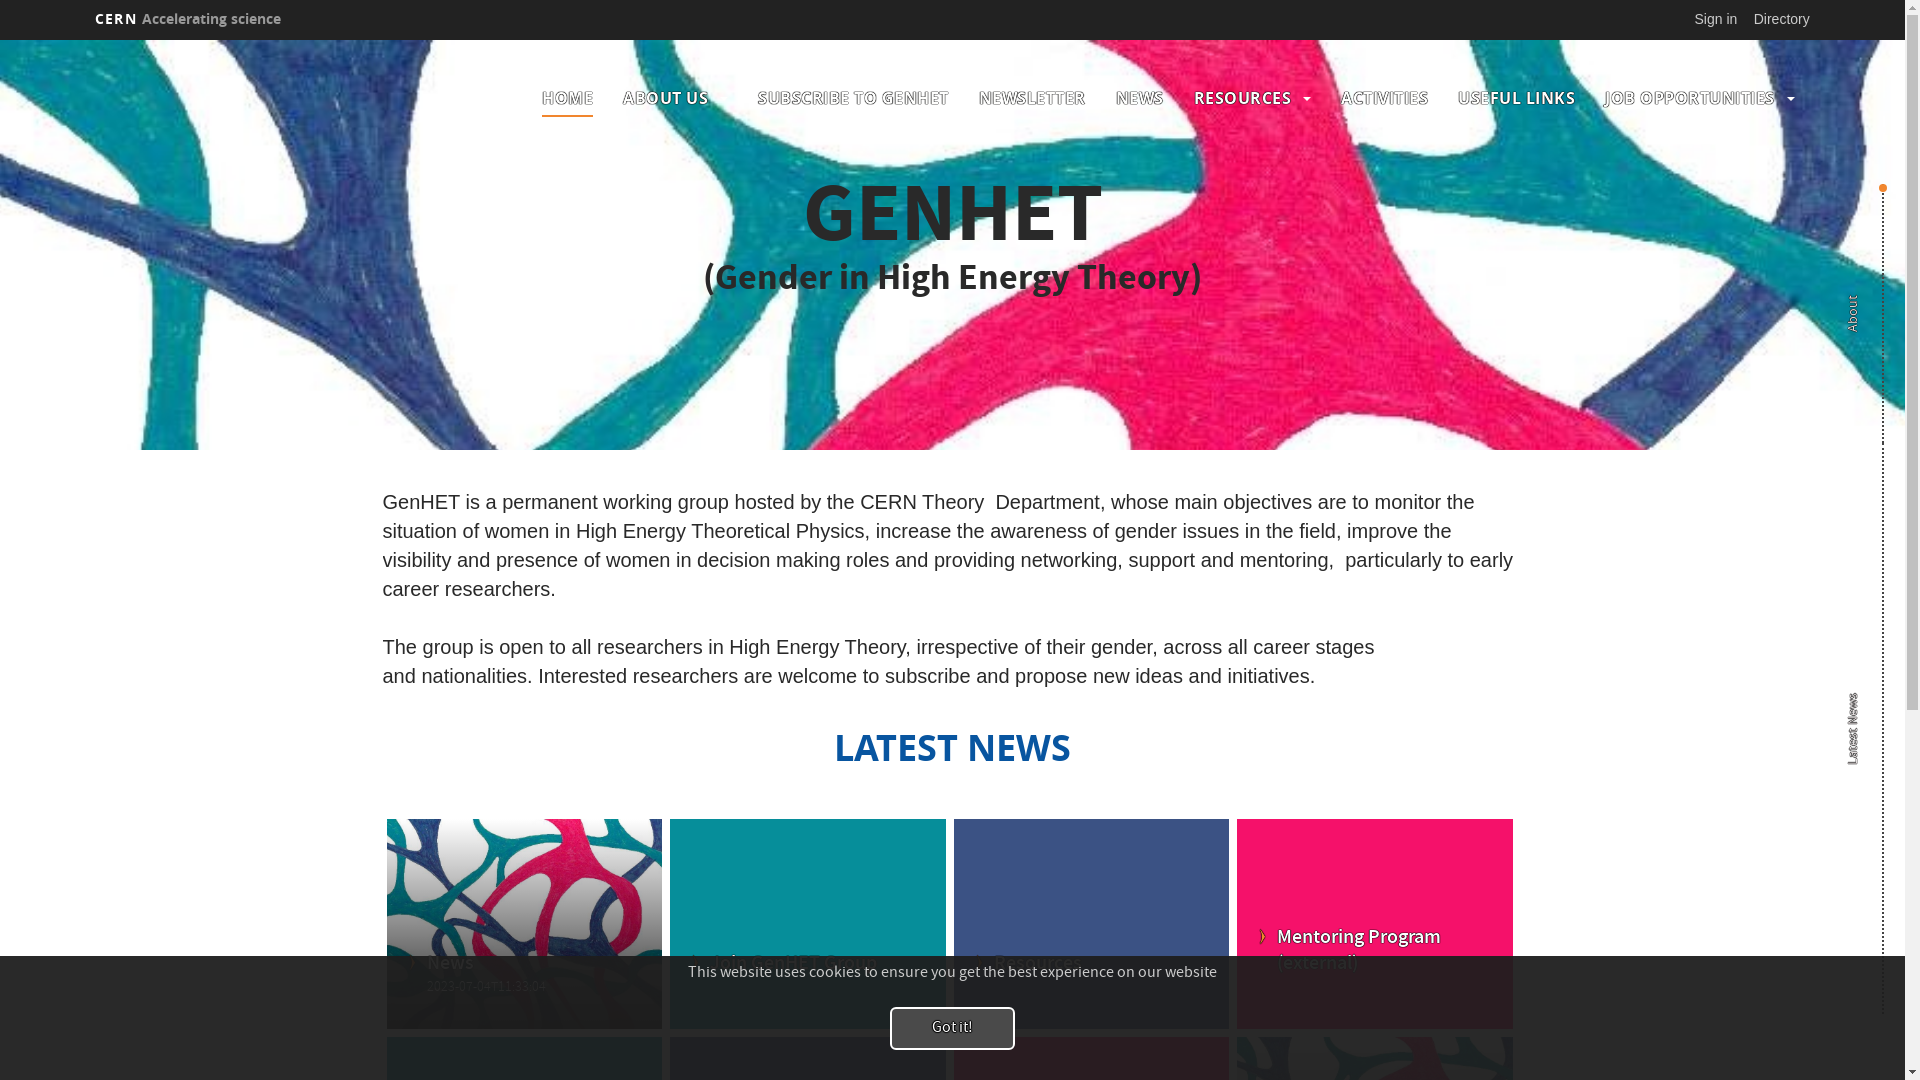 The height and width of the screenshot is (1080, 1920). What do you see at coordinates (1688, 97) in the screenshot?
I see `'JOB OPPORTUNITIES'` at bounding box center [1688, 97].